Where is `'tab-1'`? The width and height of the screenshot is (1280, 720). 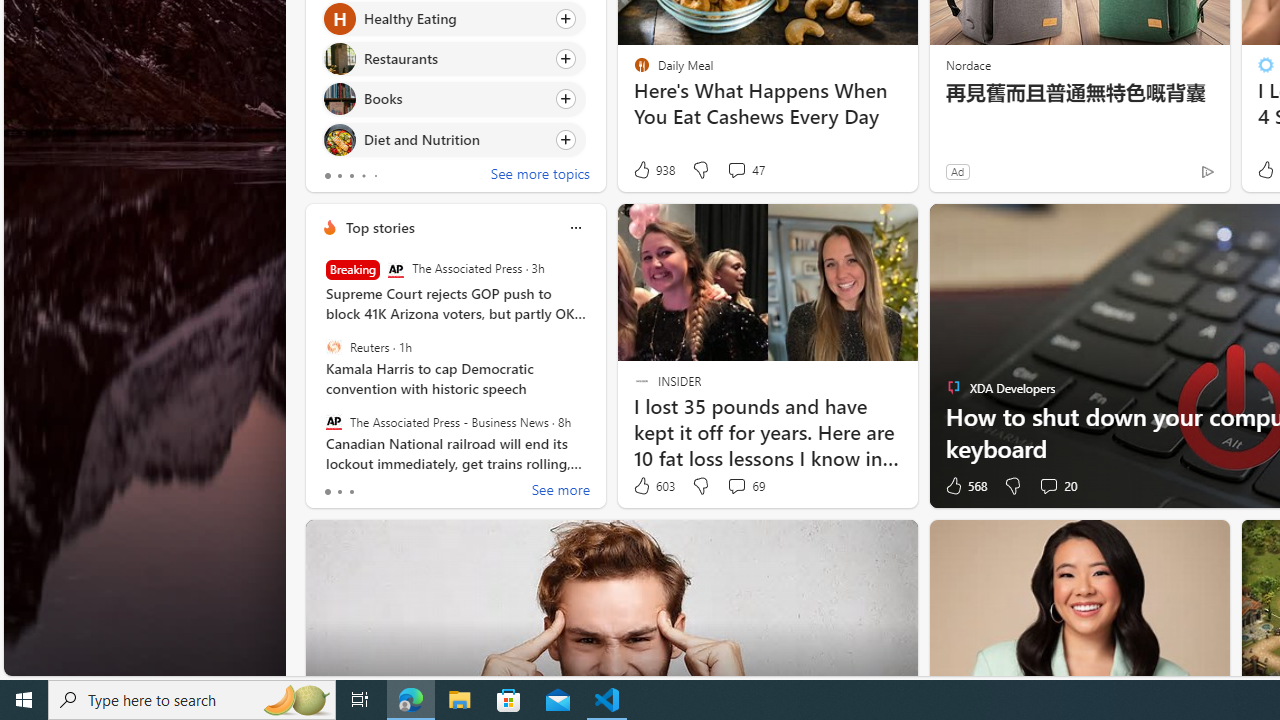
'tab-1' is located at coordinates (339, 492).